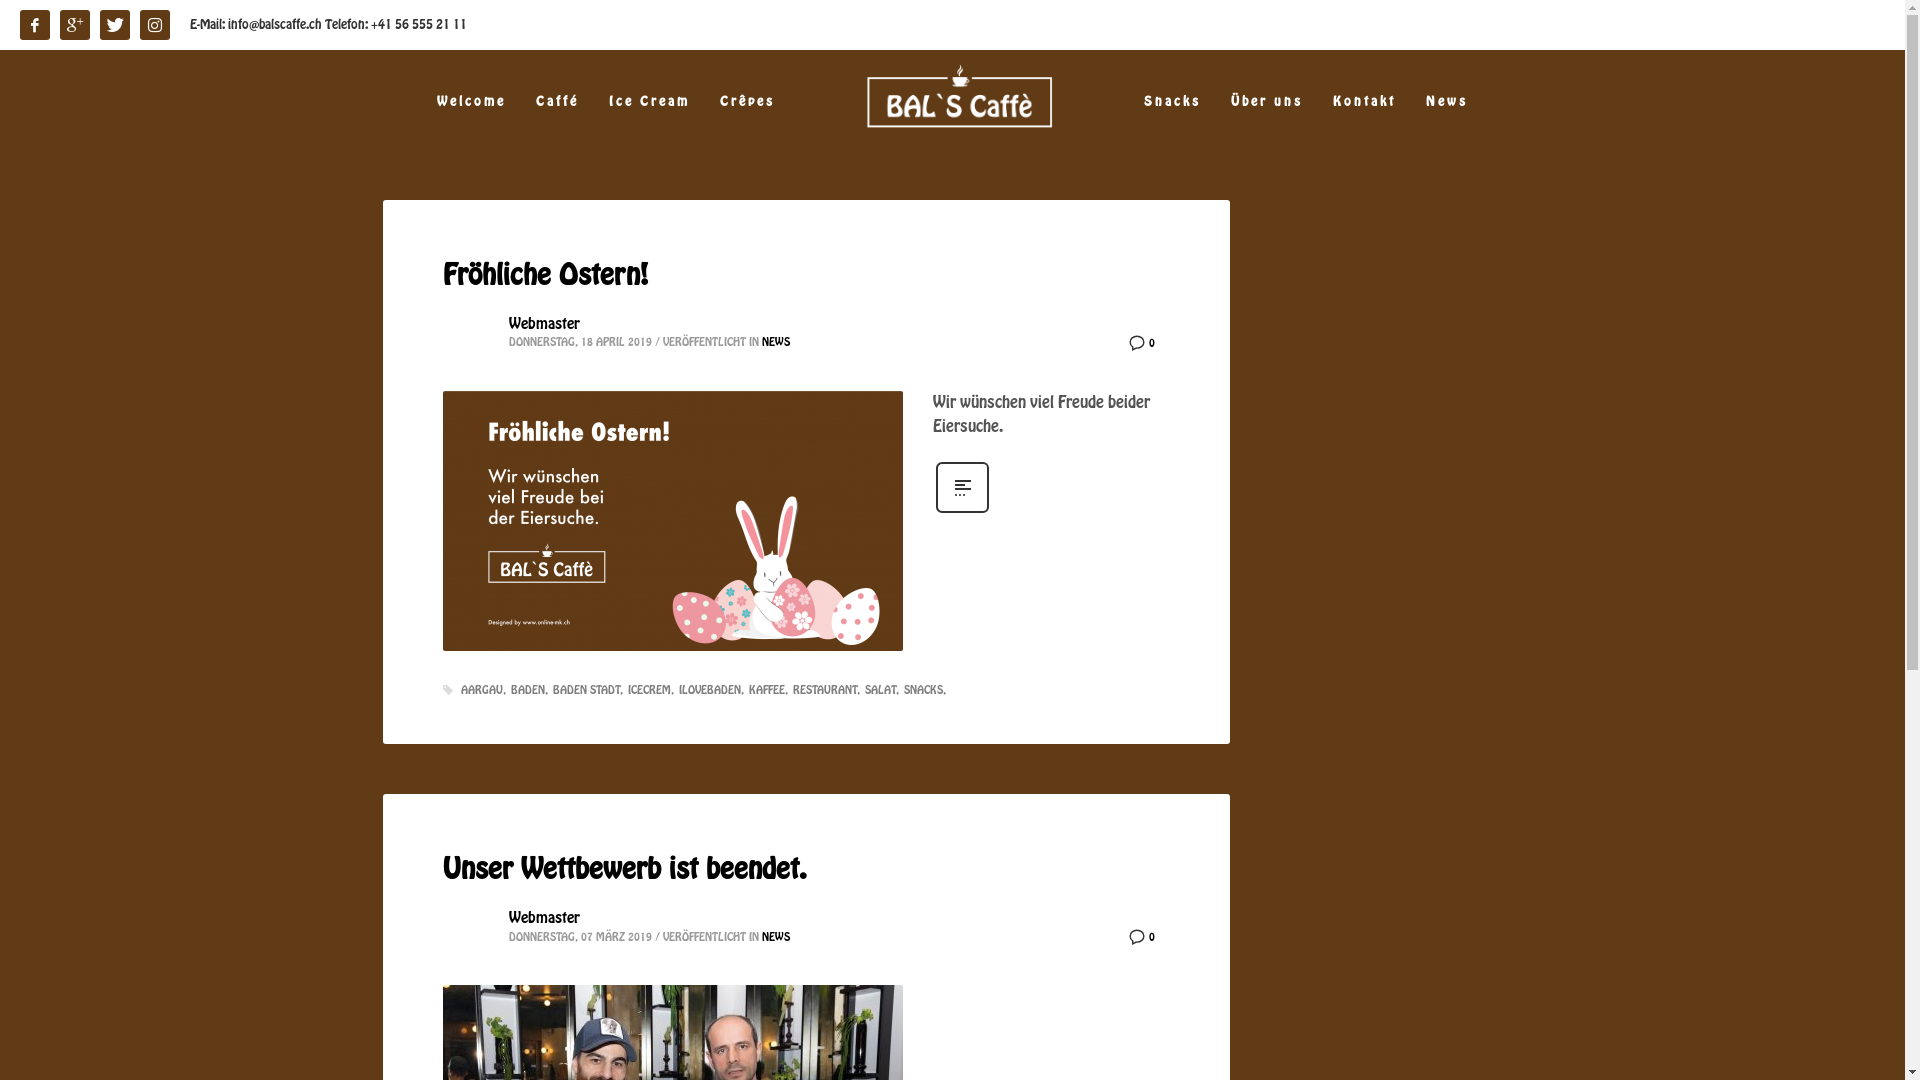 This screenshot has height=1080, width=1920. I want to click on 'RESTAURANT', so click(825, 689).